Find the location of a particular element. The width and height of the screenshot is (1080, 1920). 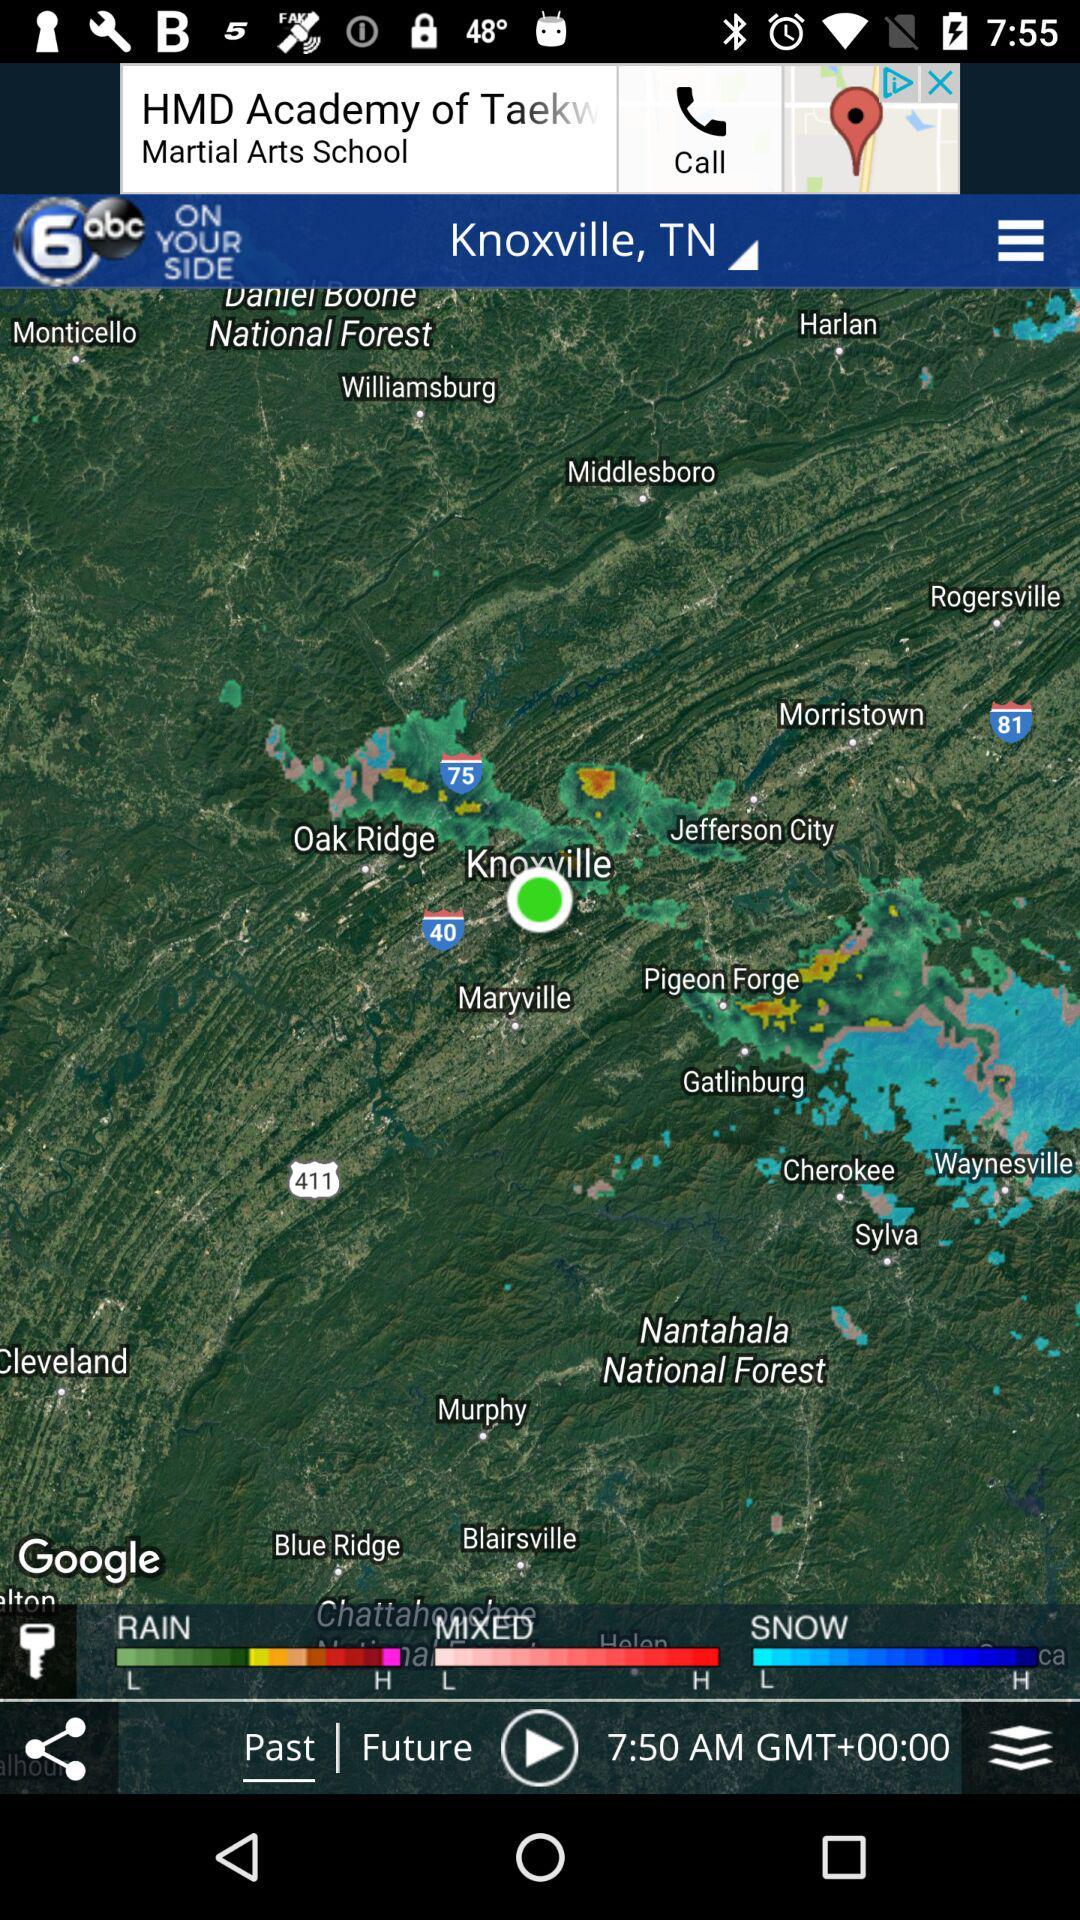

future is located at coordinates (415, 1746).